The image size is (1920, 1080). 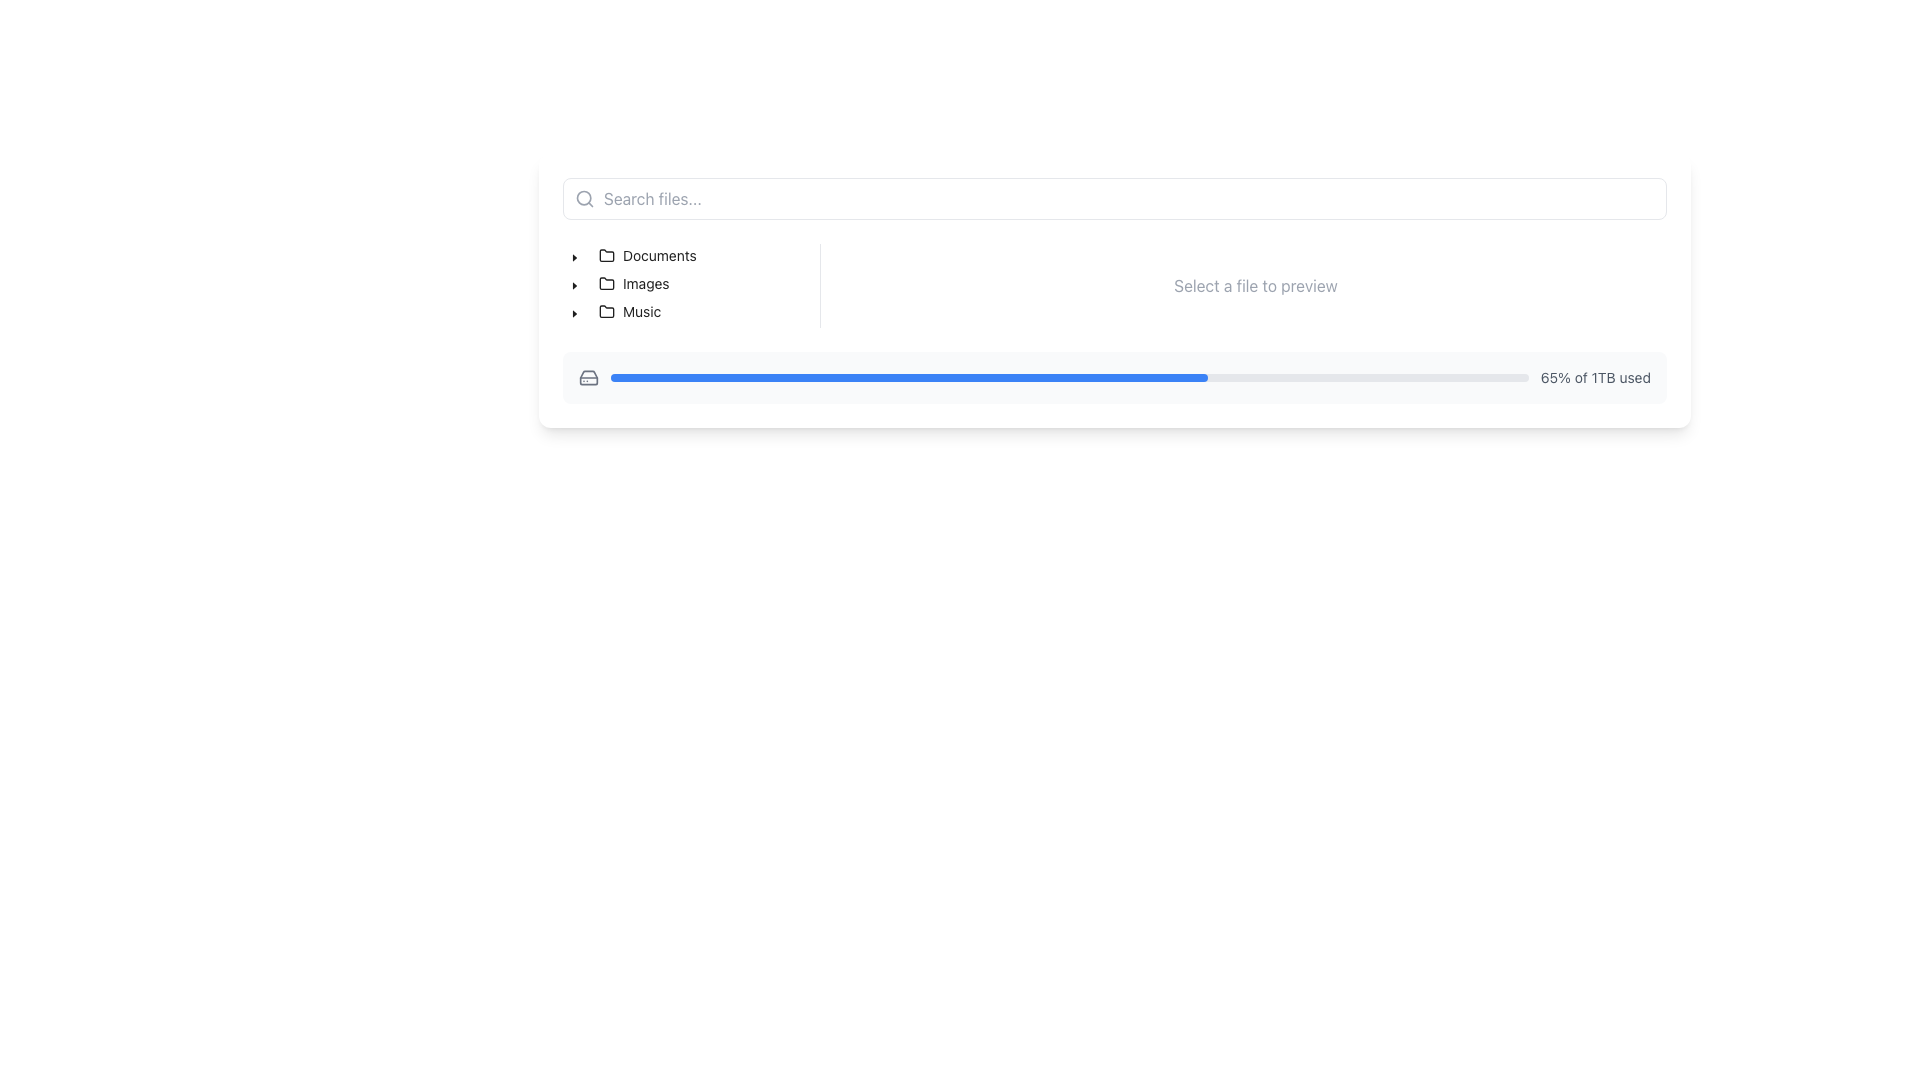 What do you see at coordinates (629, 312) in the screenshot?
I see `the 'Music' folder in the file browser` at bounding box center [629, 312].